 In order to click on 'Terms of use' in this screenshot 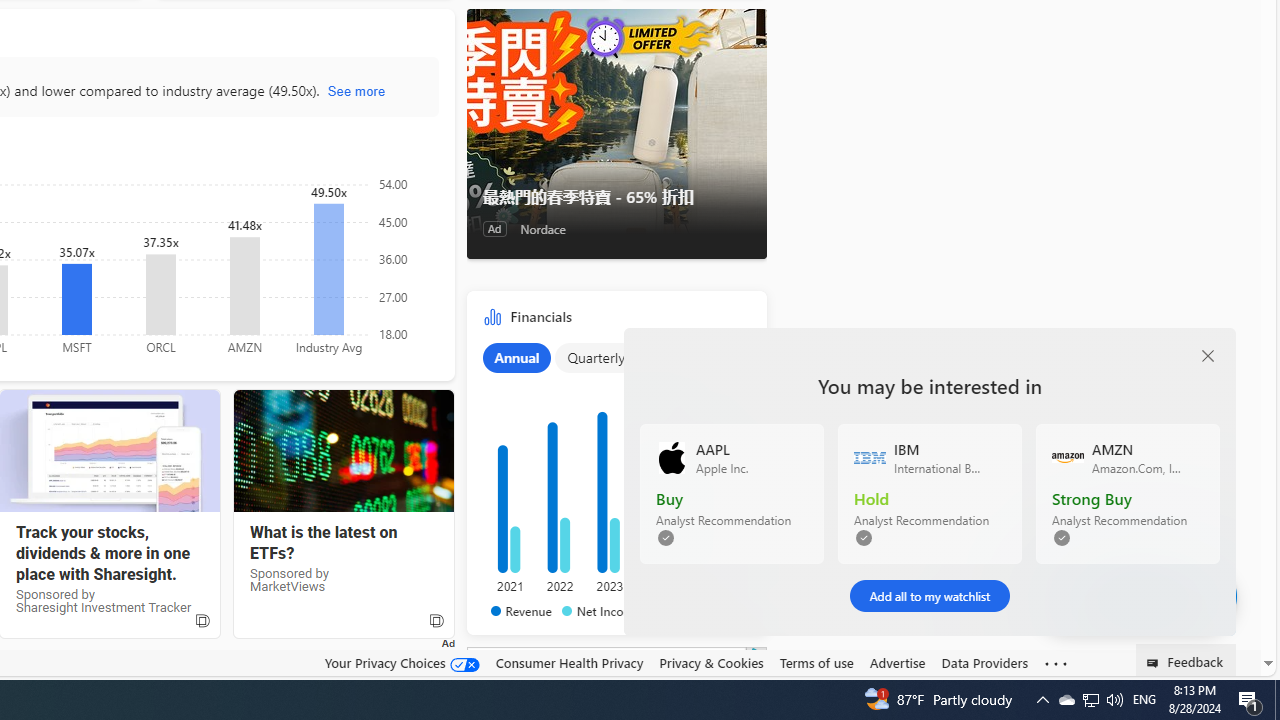, I will do `click(816, 662)`.